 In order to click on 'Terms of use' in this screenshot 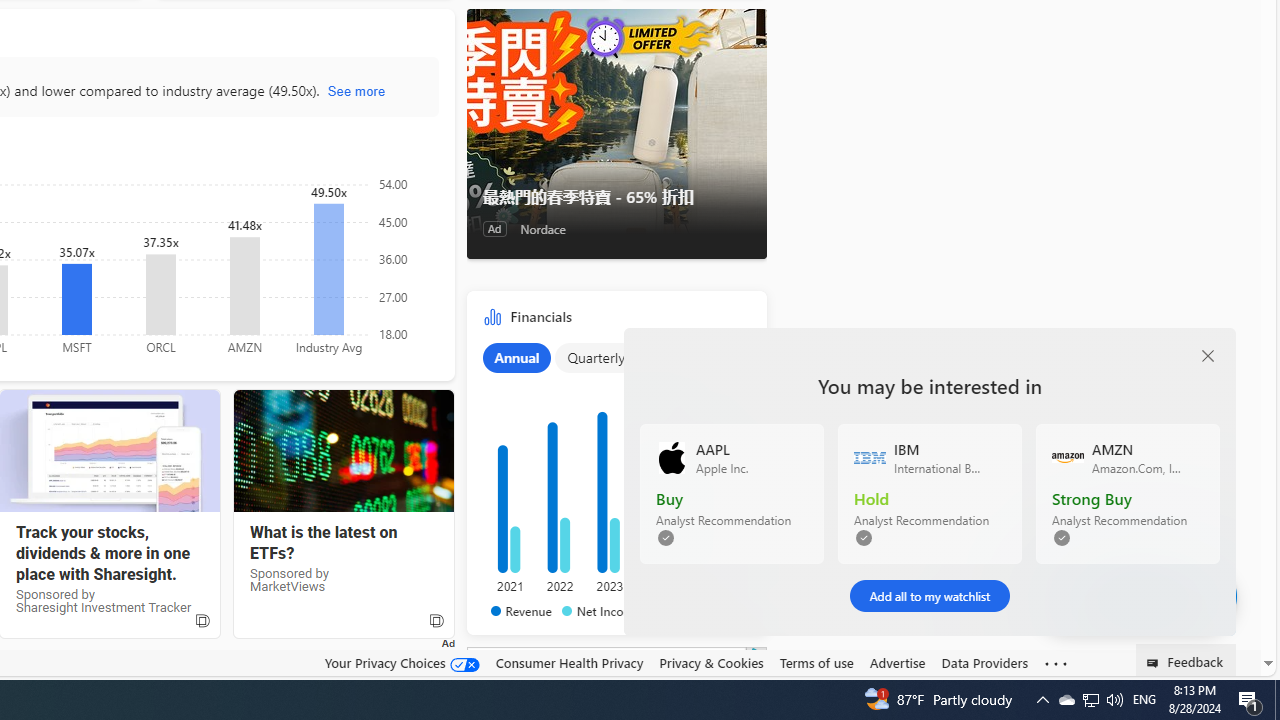, I will do `click(816, 662)`.